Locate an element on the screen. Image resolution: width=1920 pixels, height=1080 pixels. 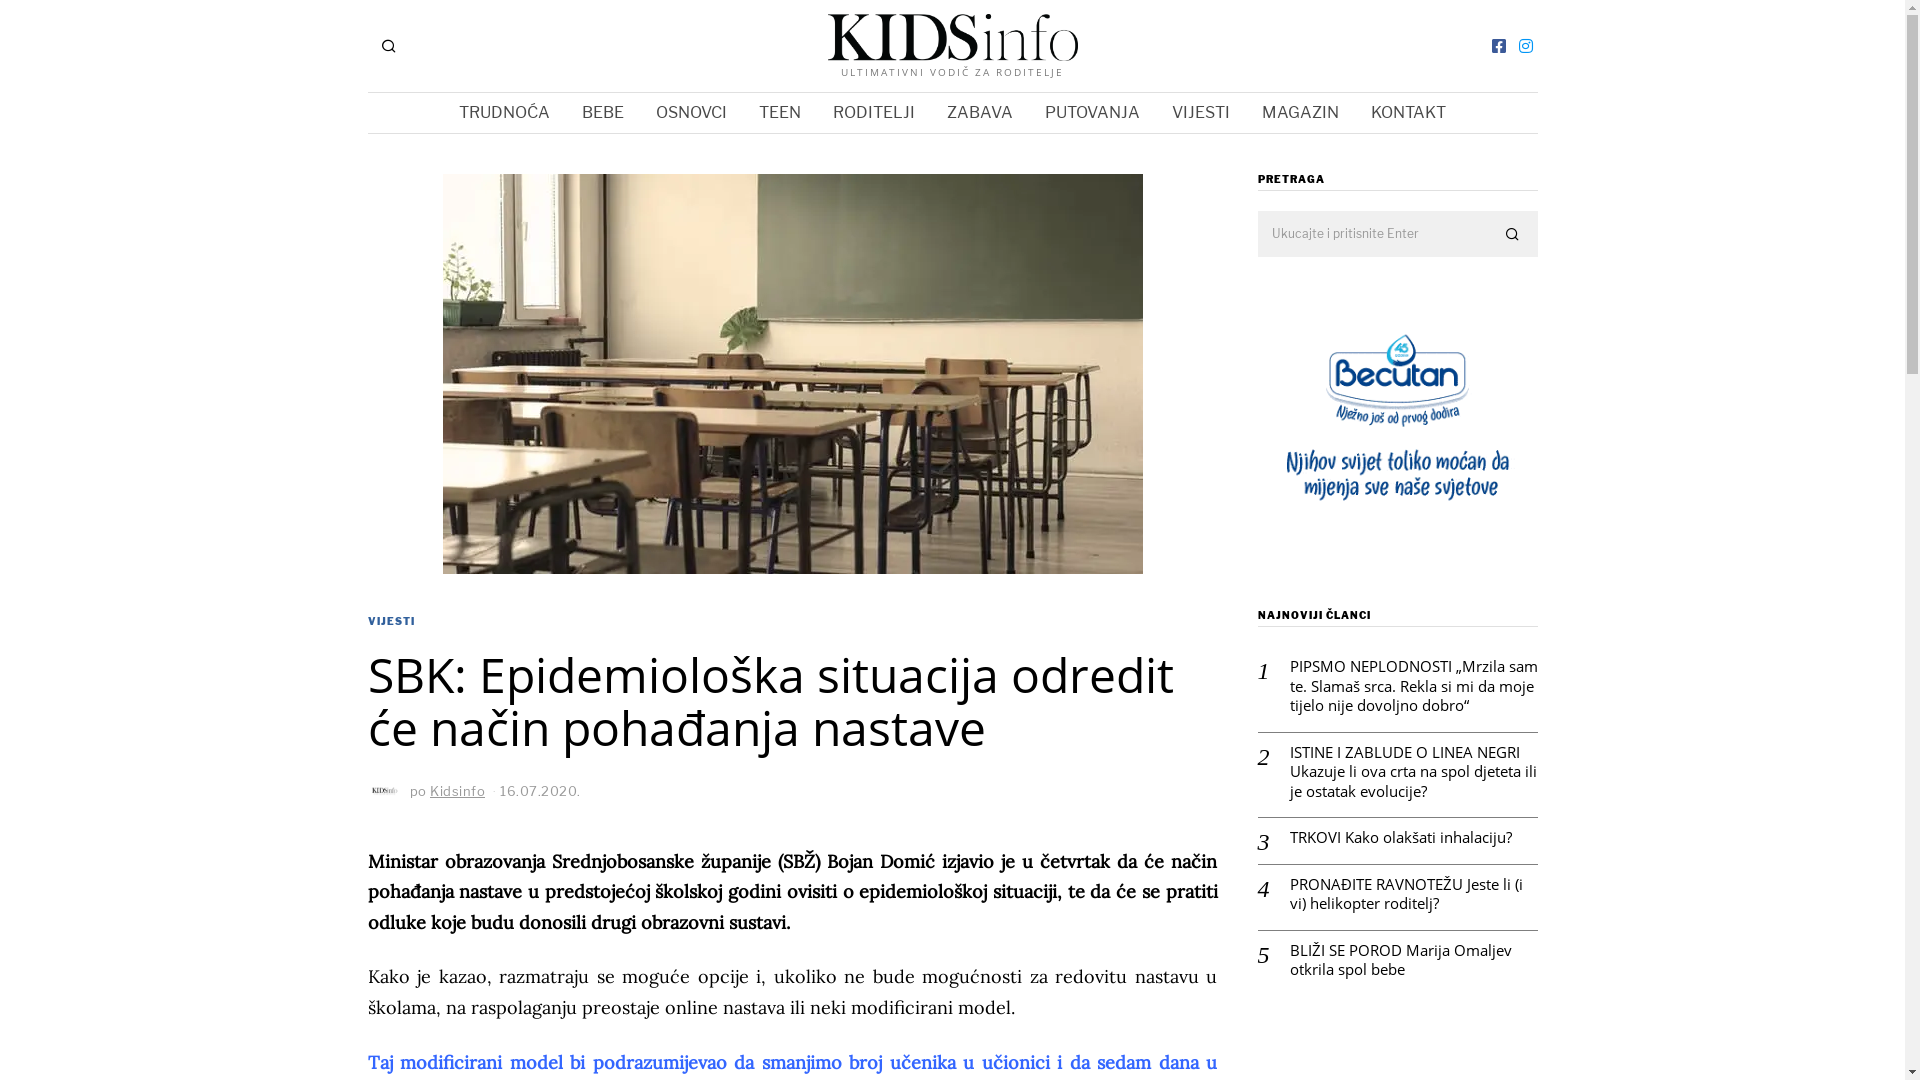
'TEEN' is located at coordinates (778, 112).